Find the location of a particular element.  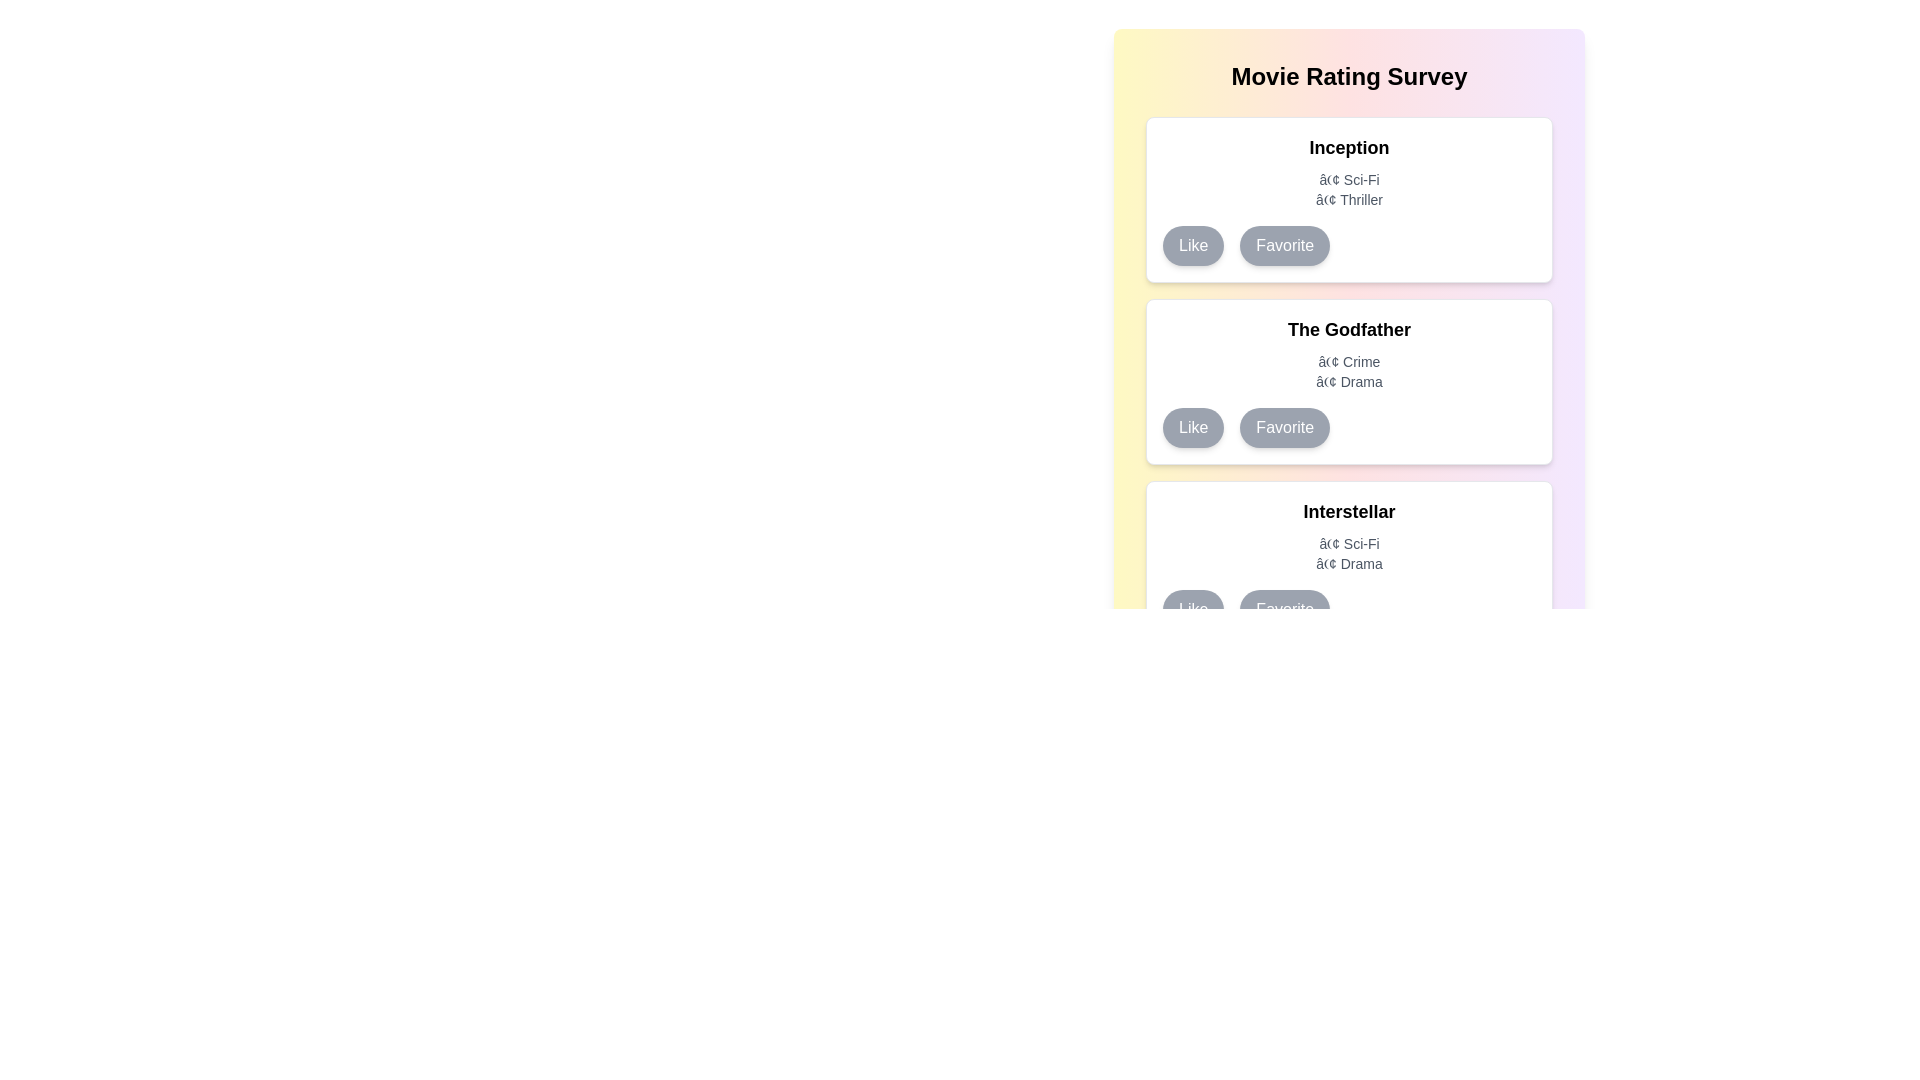

text content of the first Text label indicating that the 'Inception' movie falls under the 'Sci-Fi' genre is located at coordinates (1349, 180).